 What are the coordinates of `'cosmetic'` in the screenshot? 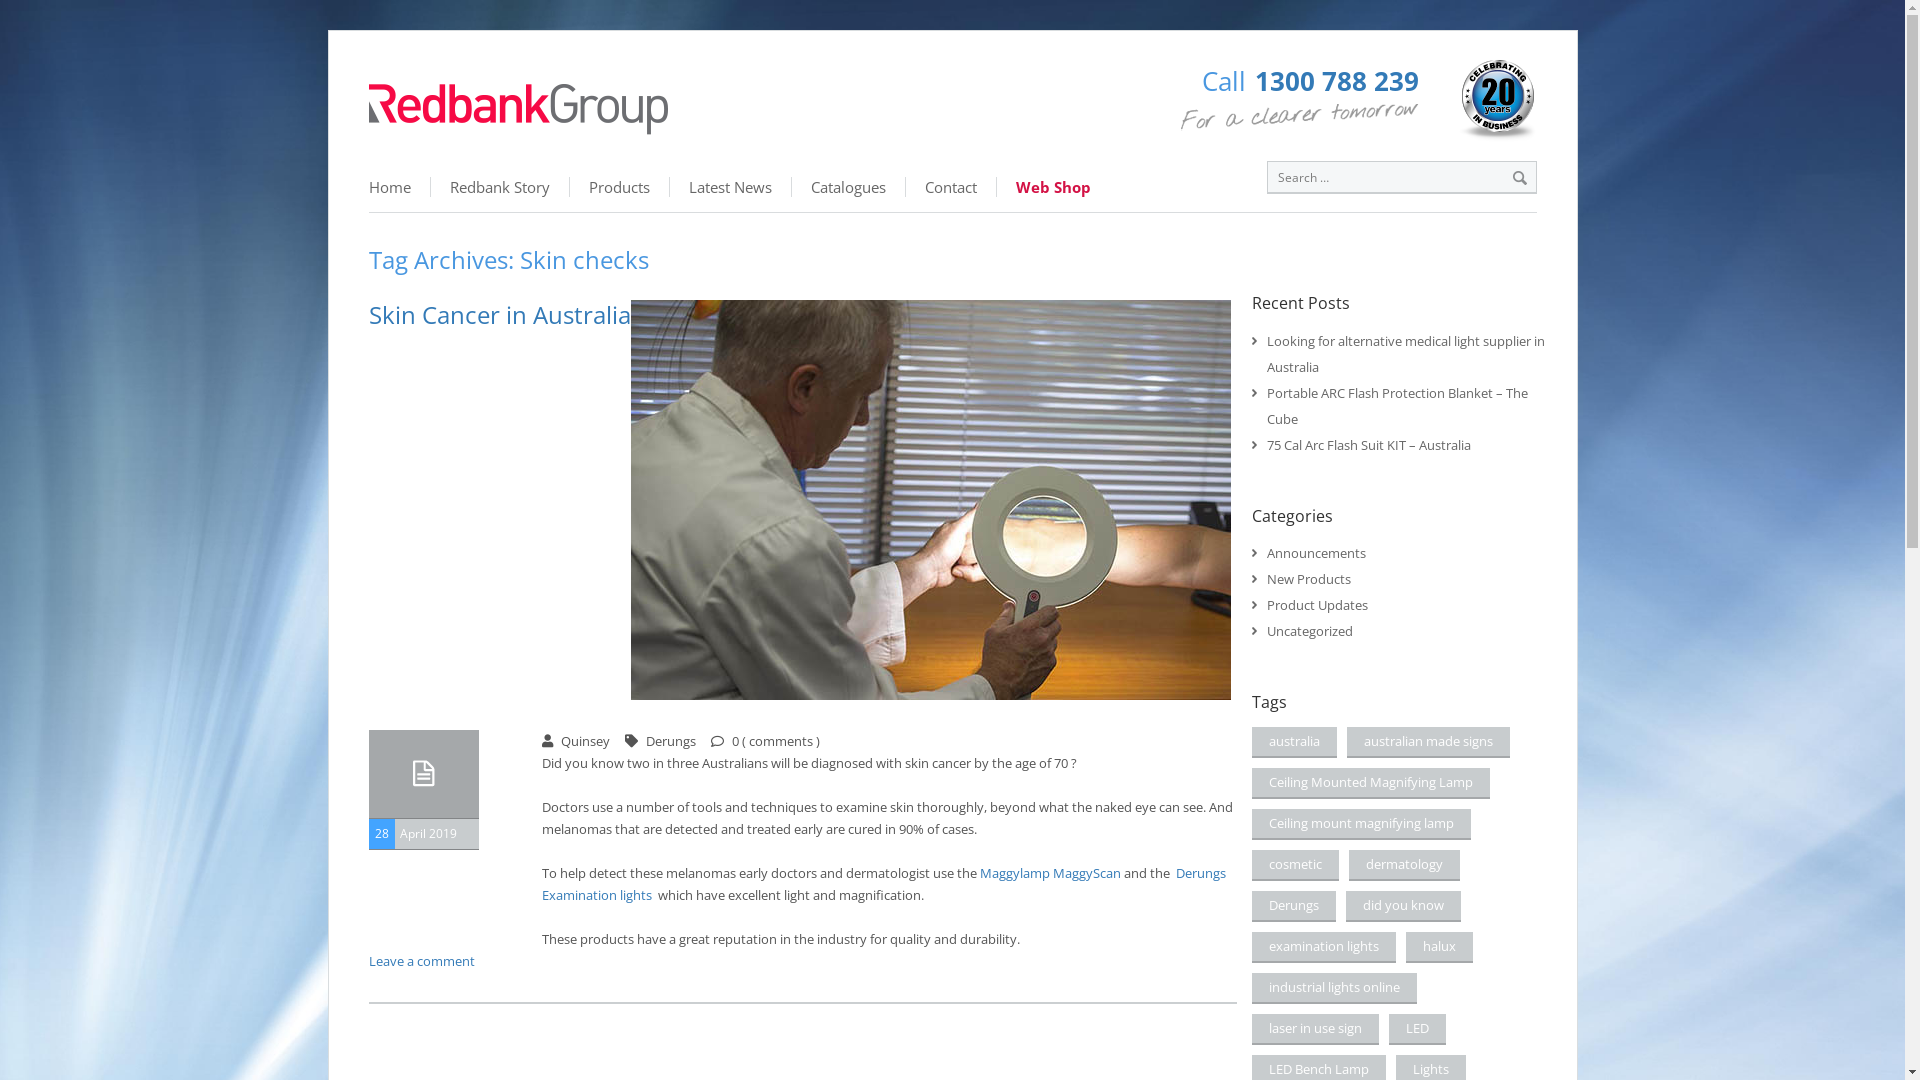 It's located at (1251, 864).